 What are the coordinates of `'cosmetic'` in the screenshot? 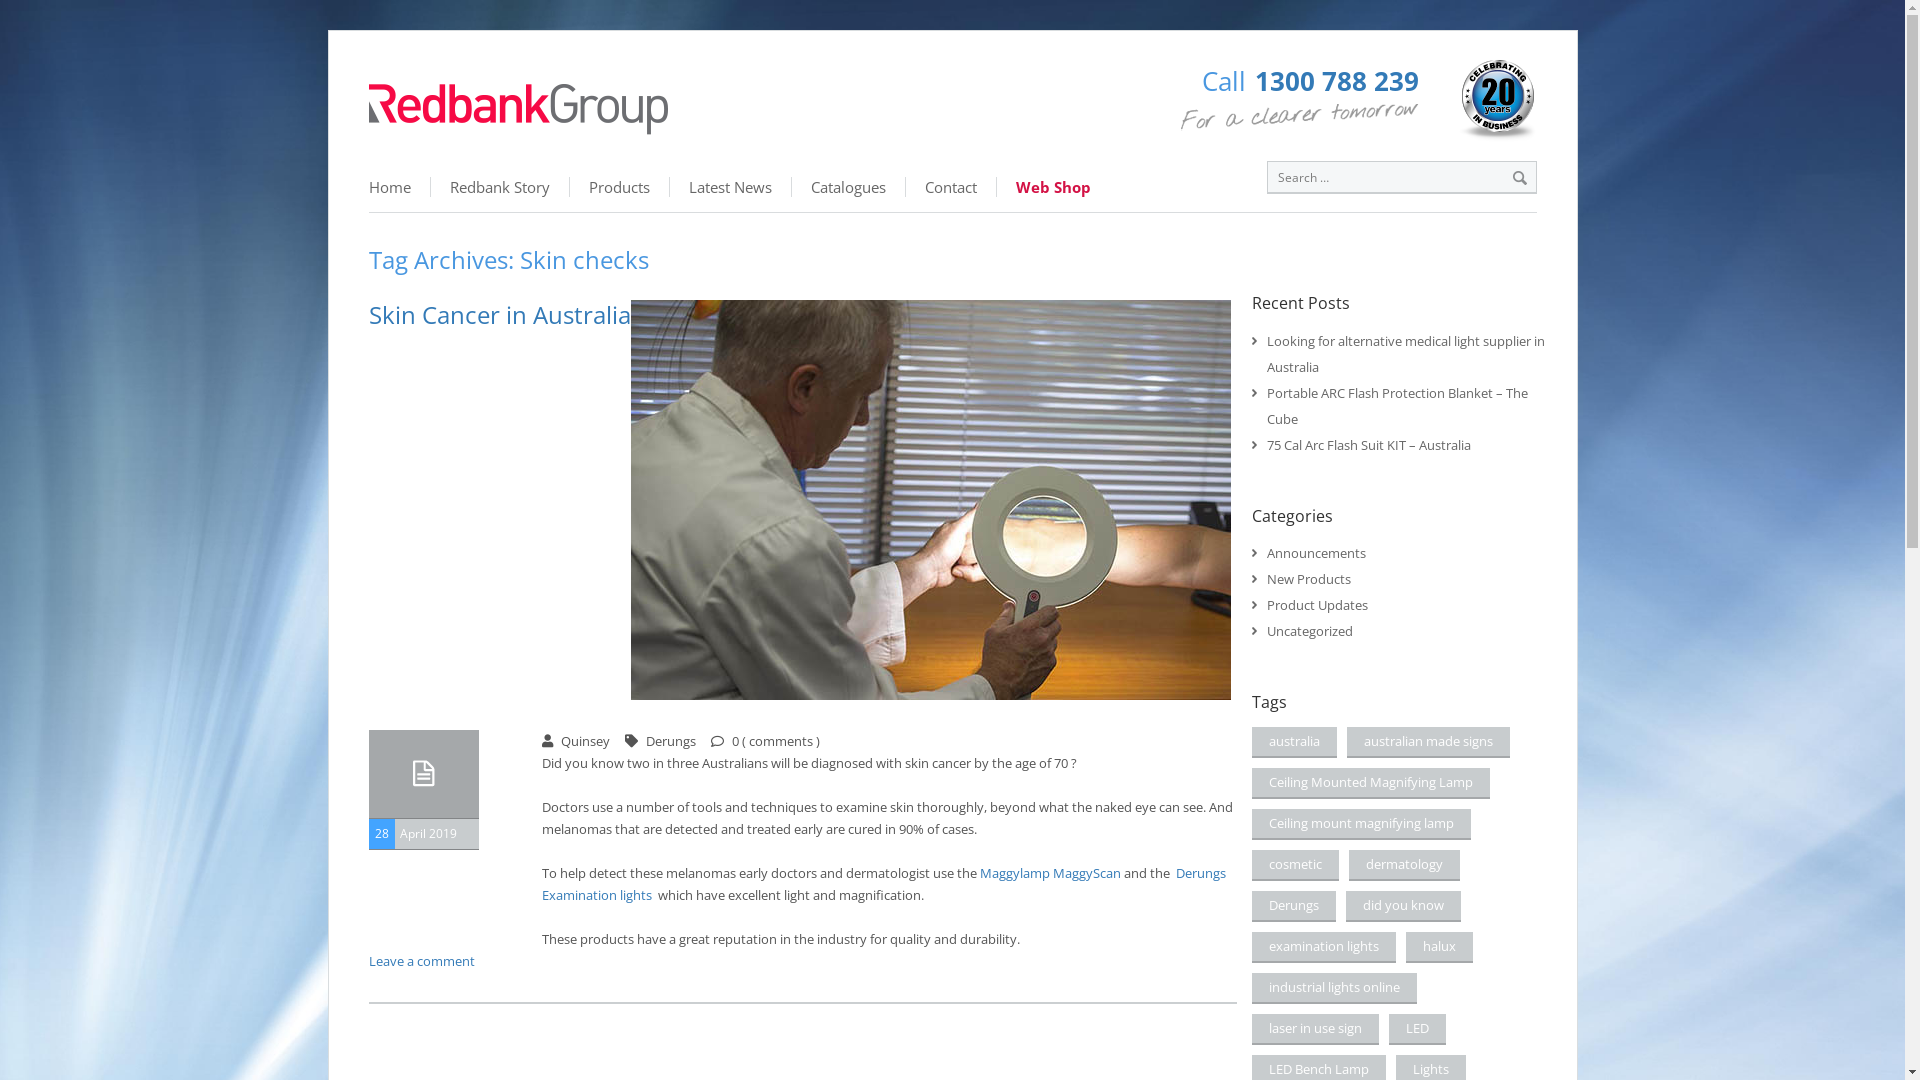 It's located at (1251, 864).